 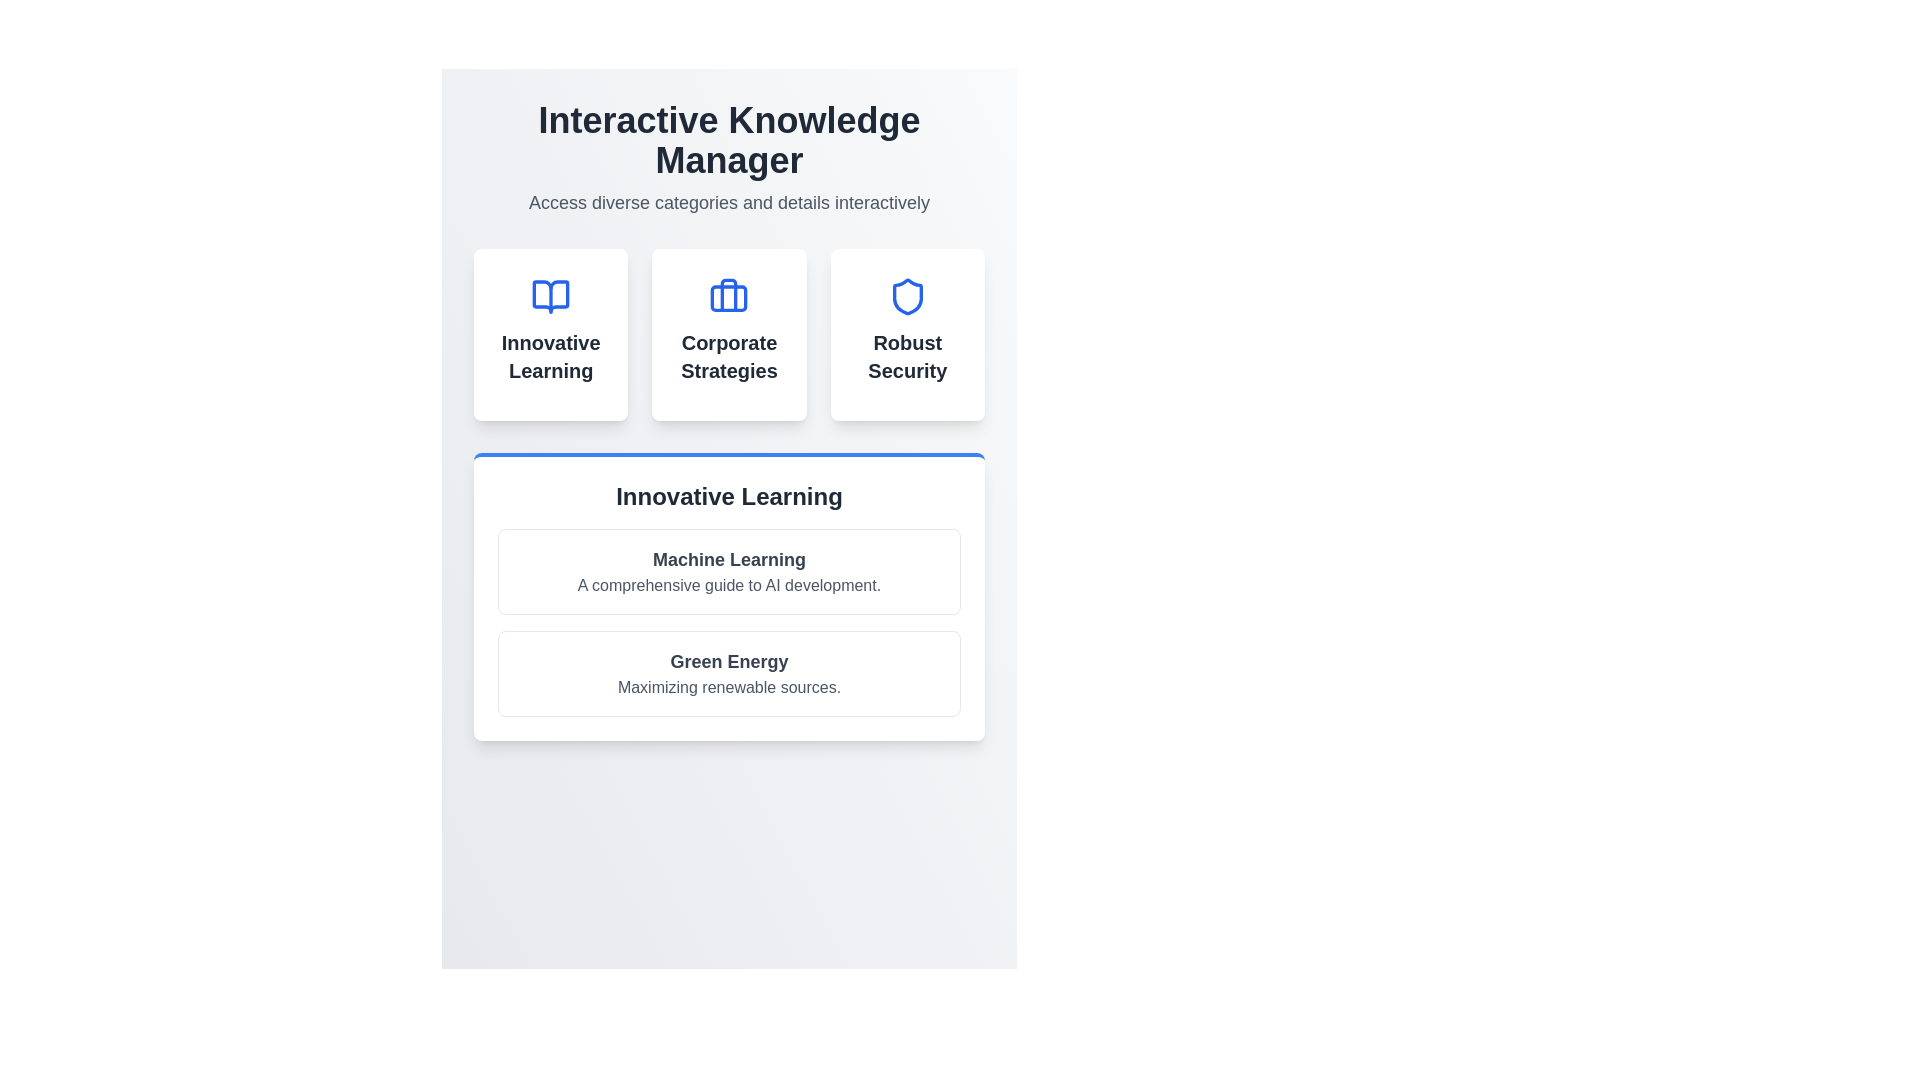 I want to click on the text label displaying 'Corporate Strategies', which is located in the center of the card below the briefcase icon, so click(x=728, y=356).